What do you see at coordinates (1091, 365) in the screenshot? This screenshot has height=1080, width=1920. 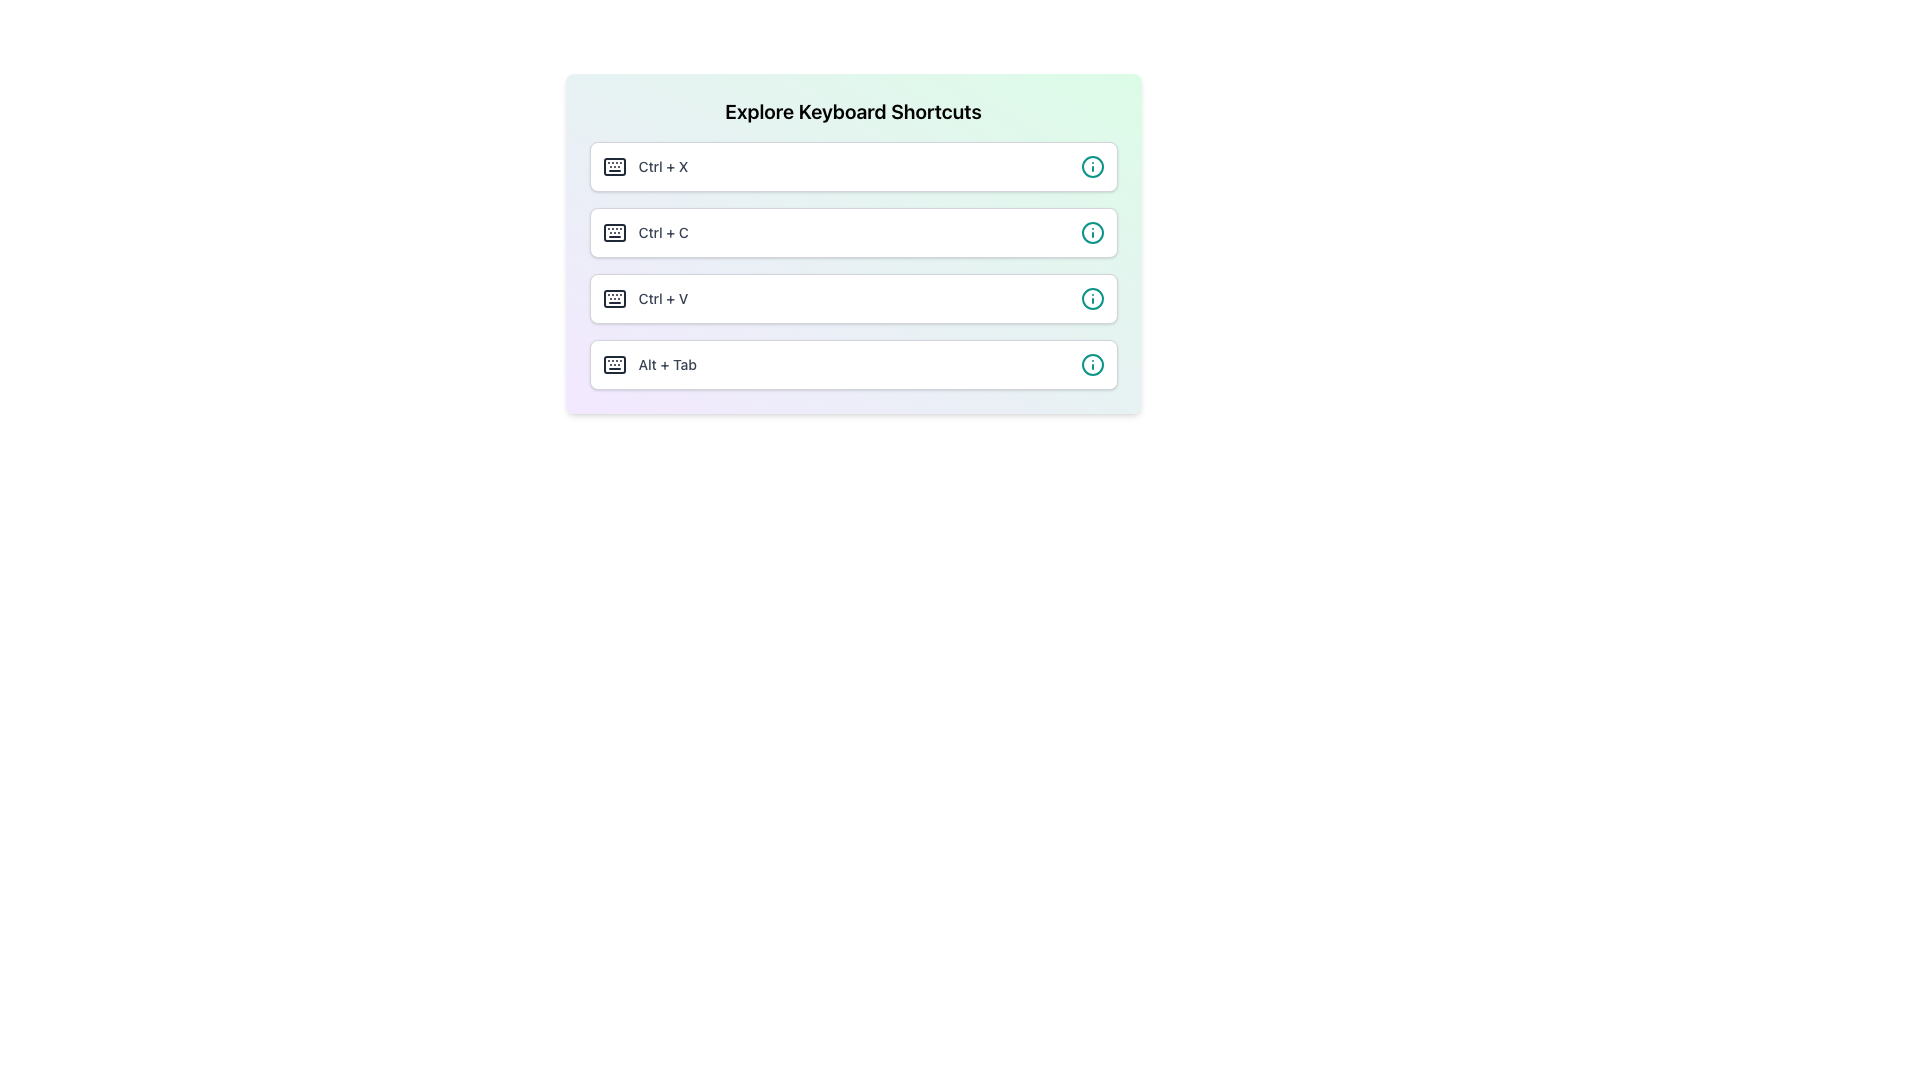 I see `the central circular component of the SVG icon located near the bottom-right corner of the last list item in a vertical list of shortcut actions` at bounding box center [1091, 365].